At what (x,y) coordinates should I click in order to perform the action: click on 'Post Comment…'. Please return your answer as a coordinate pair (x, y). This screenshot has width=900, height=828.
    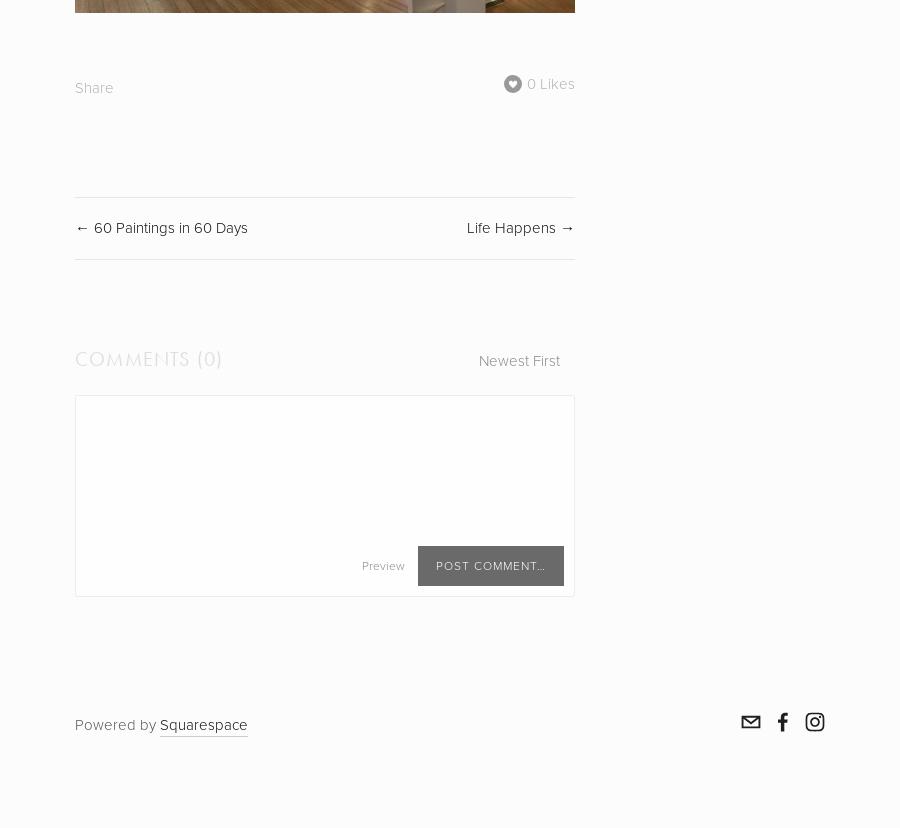
    Looking at the image, I should click on (490, 565).